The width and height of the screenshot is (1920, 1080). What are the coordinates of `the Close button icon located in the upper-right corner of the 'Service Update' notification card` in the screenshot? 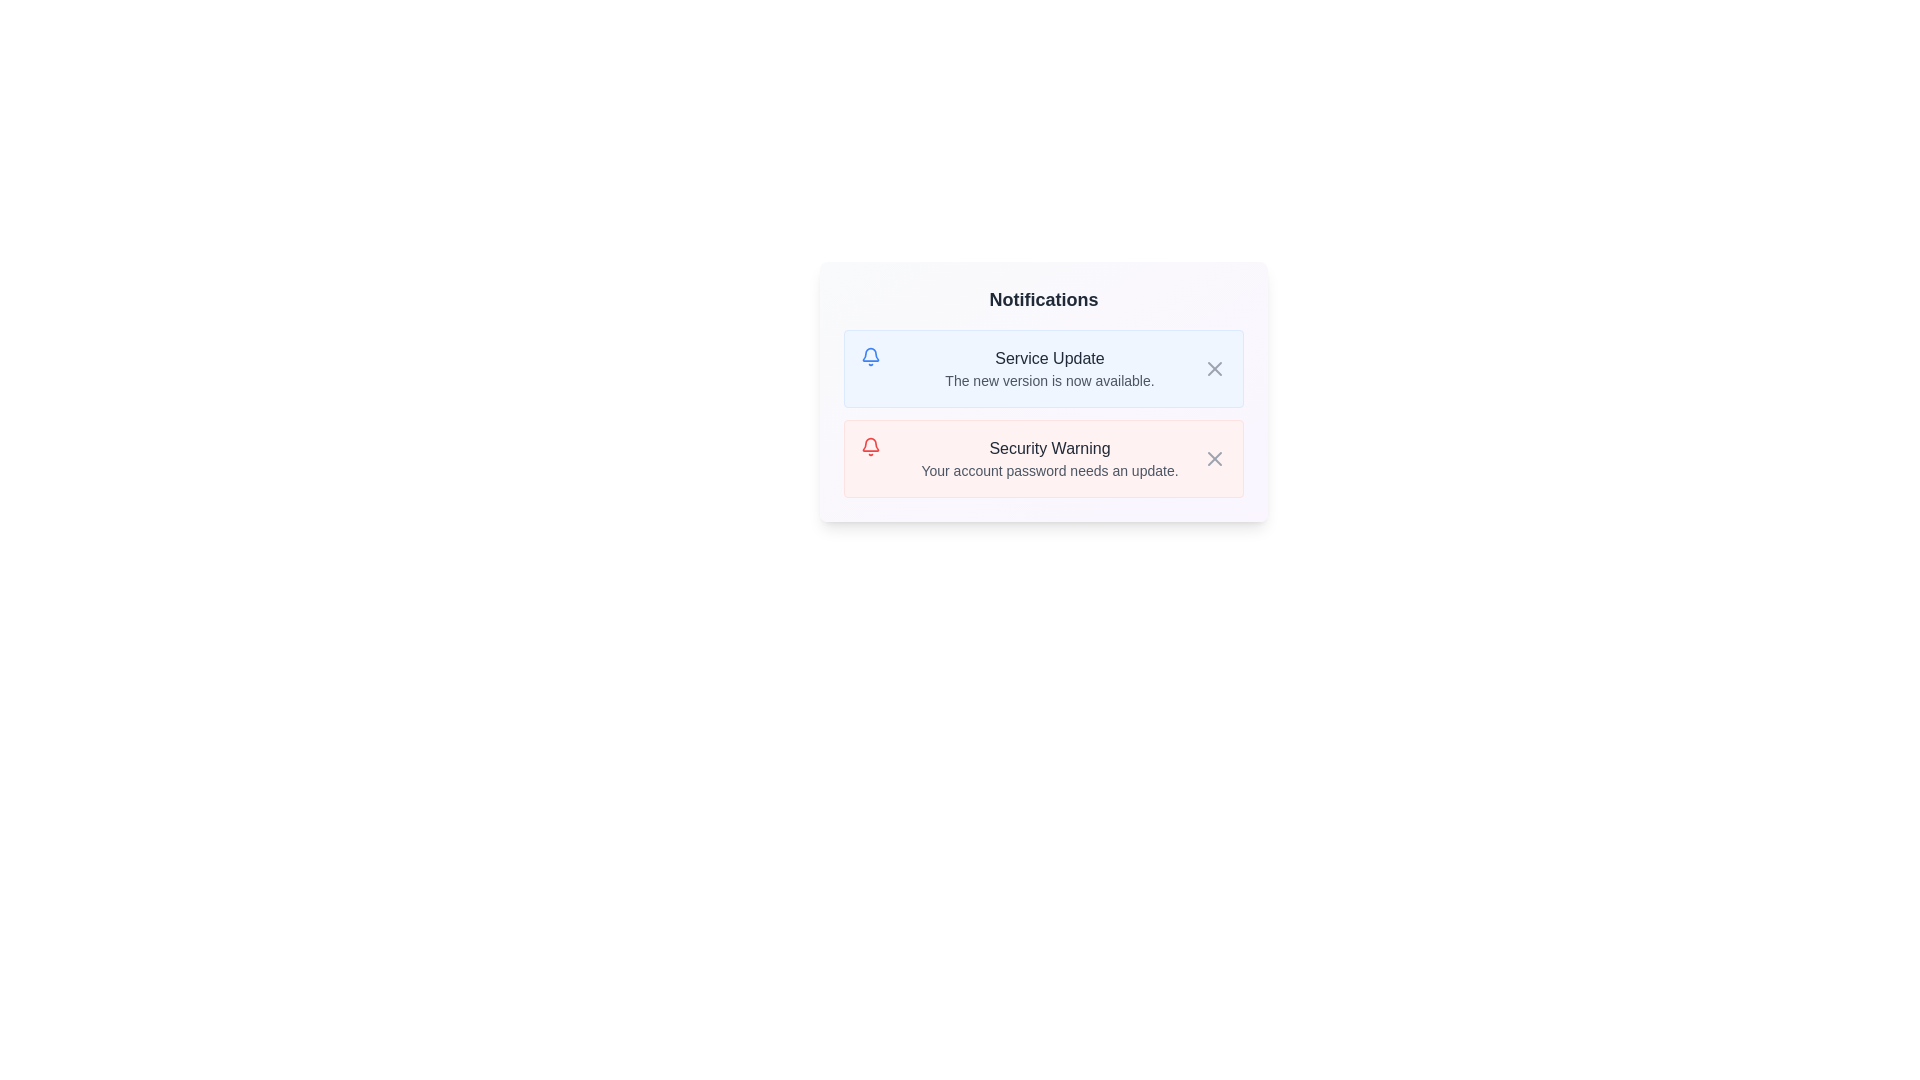 It's located at (1213, 369).